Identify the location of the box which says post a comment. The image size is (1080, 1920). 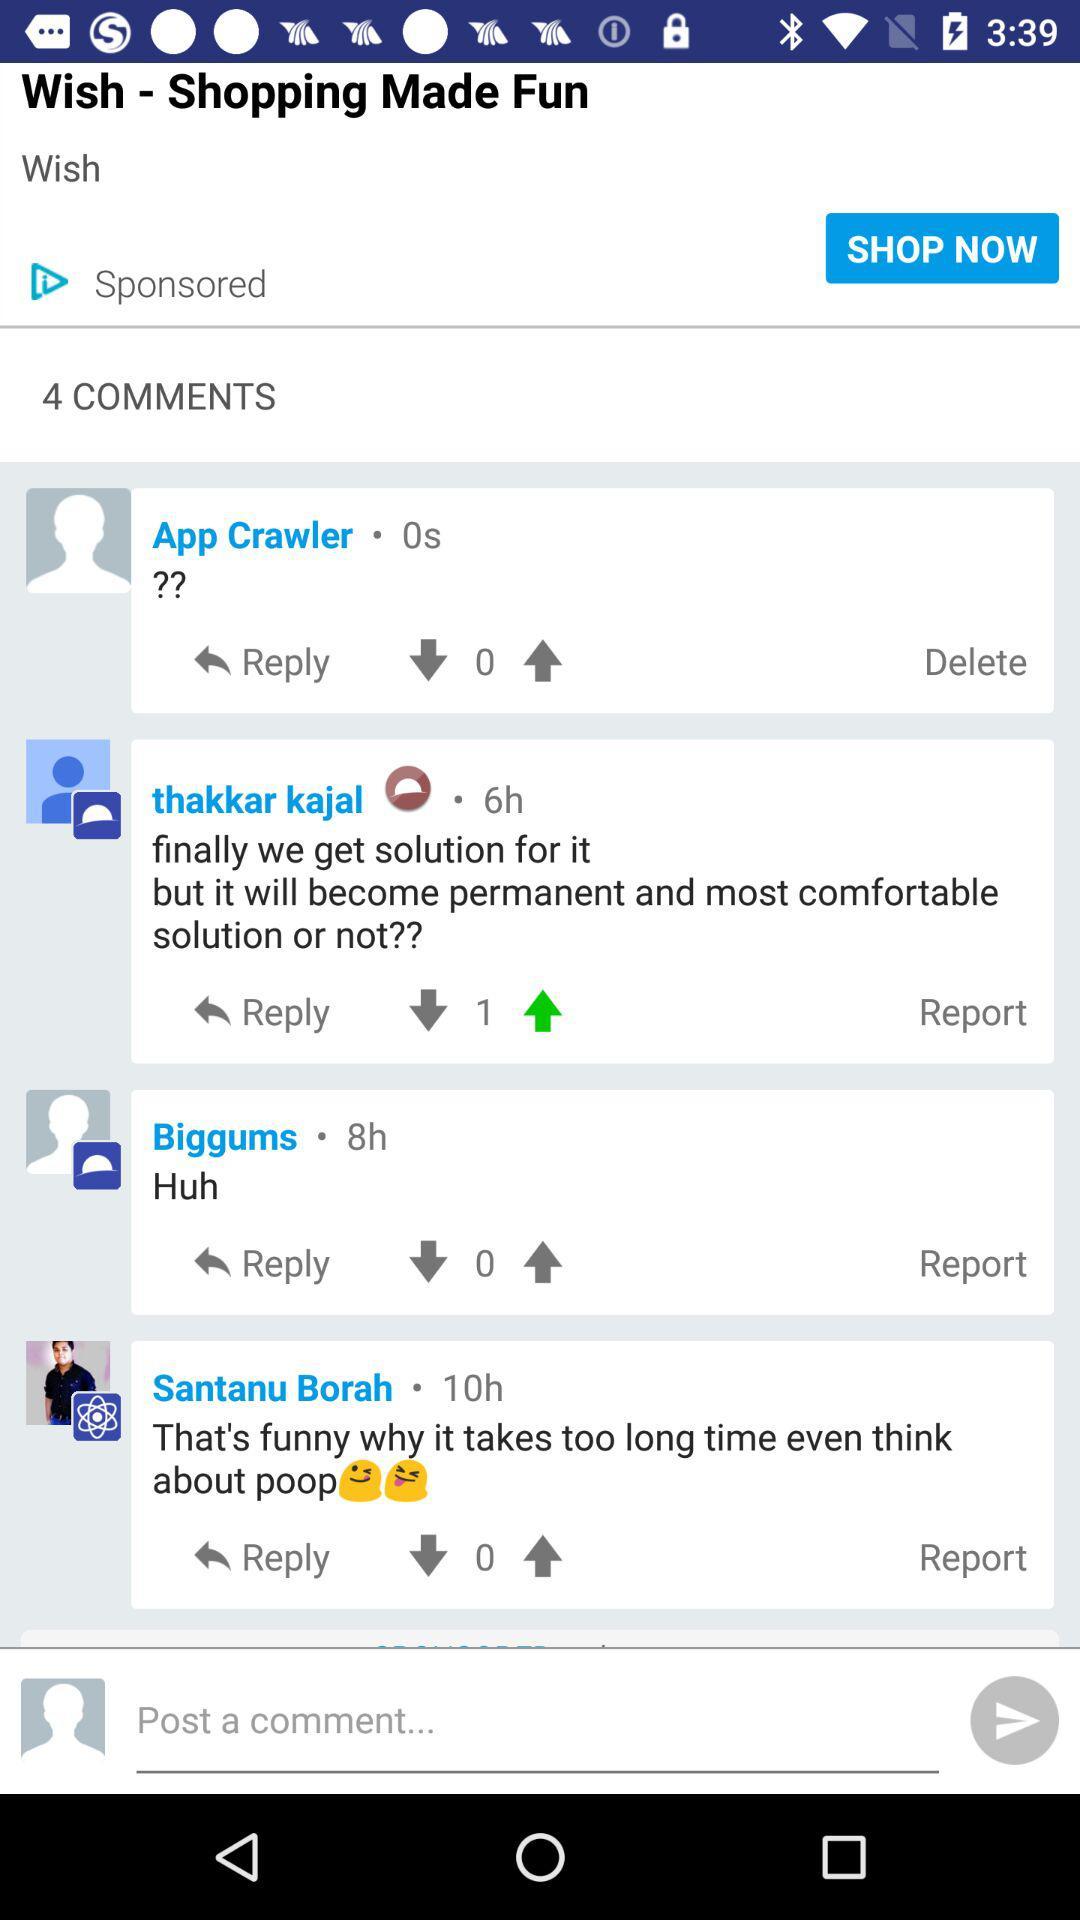
(536, 1719).